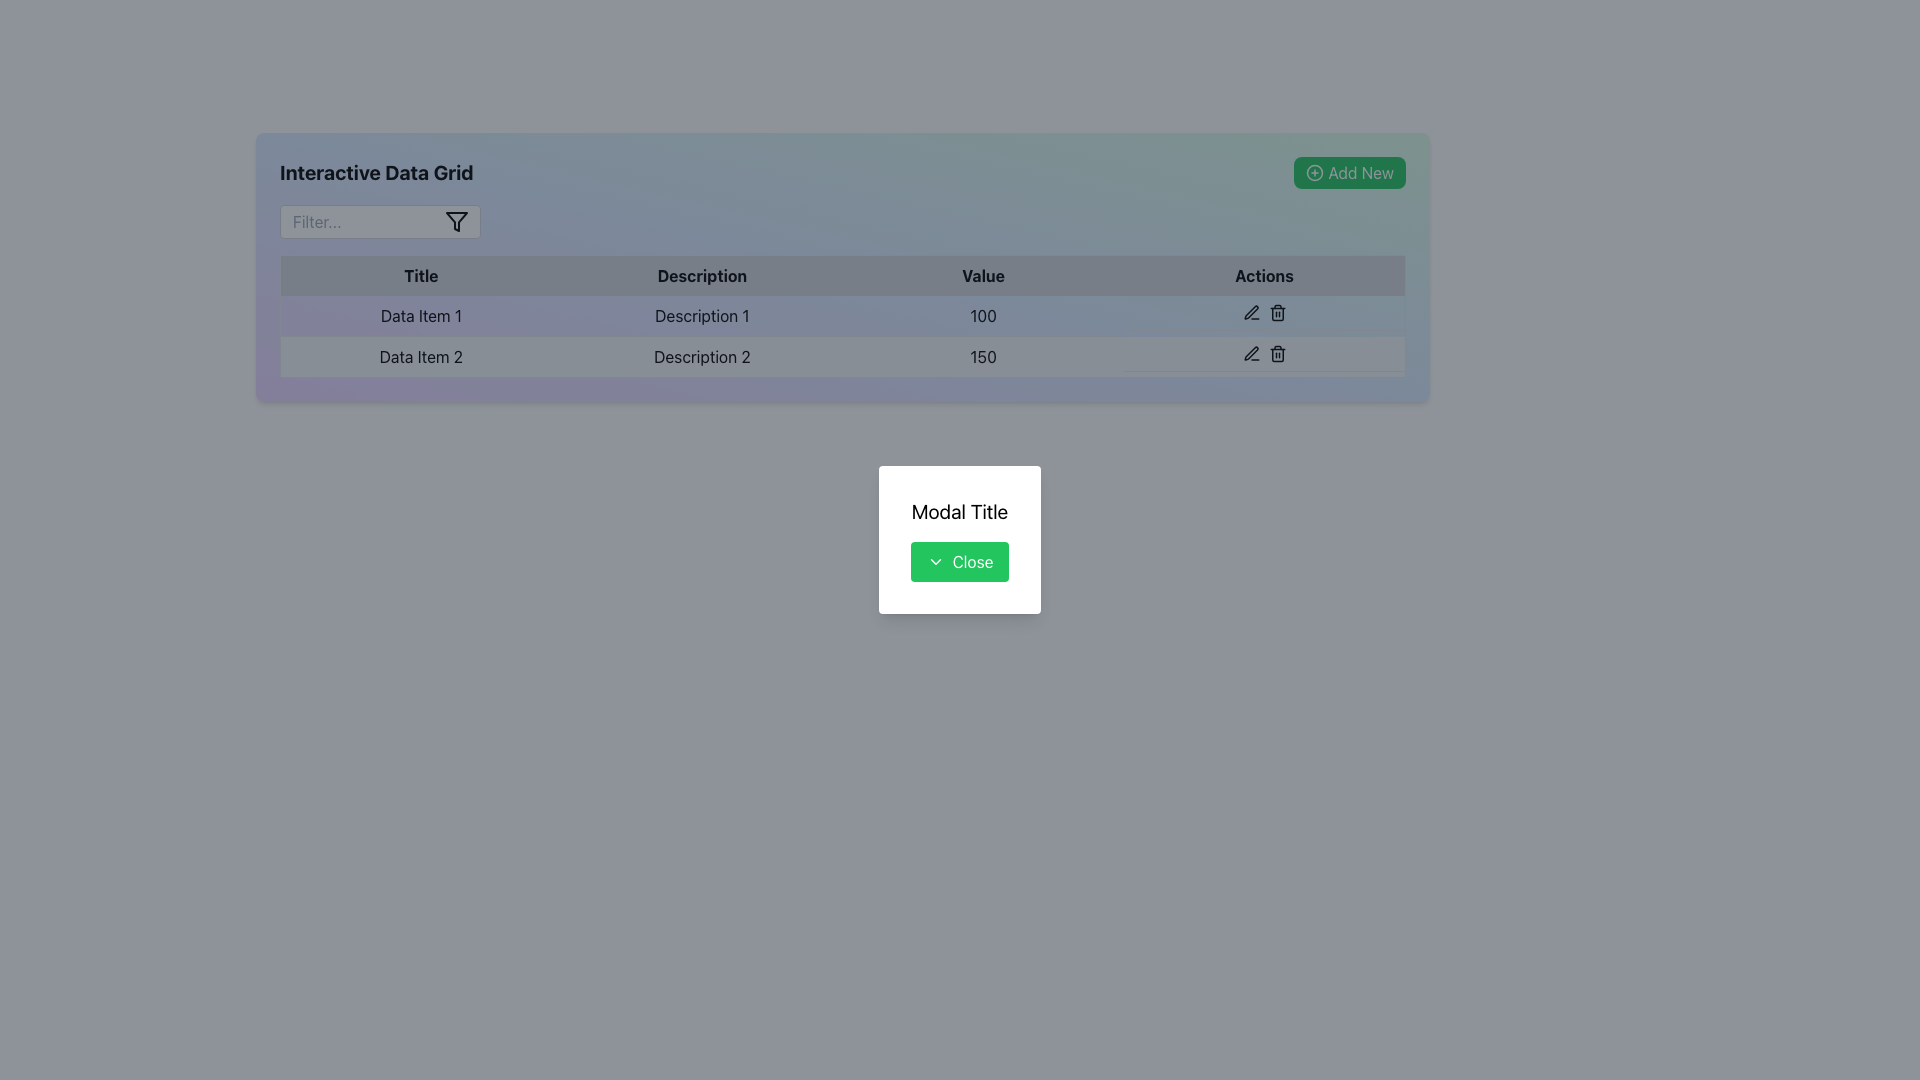  Describe the element at coordinates (1263, 275) in the screenshot. I see `the 'Actions' column header in the data grid, which is the fourth label in the horizontal header row containing 'Title,' 'Description,' 'Value,' and 'Actions.'` at that location.